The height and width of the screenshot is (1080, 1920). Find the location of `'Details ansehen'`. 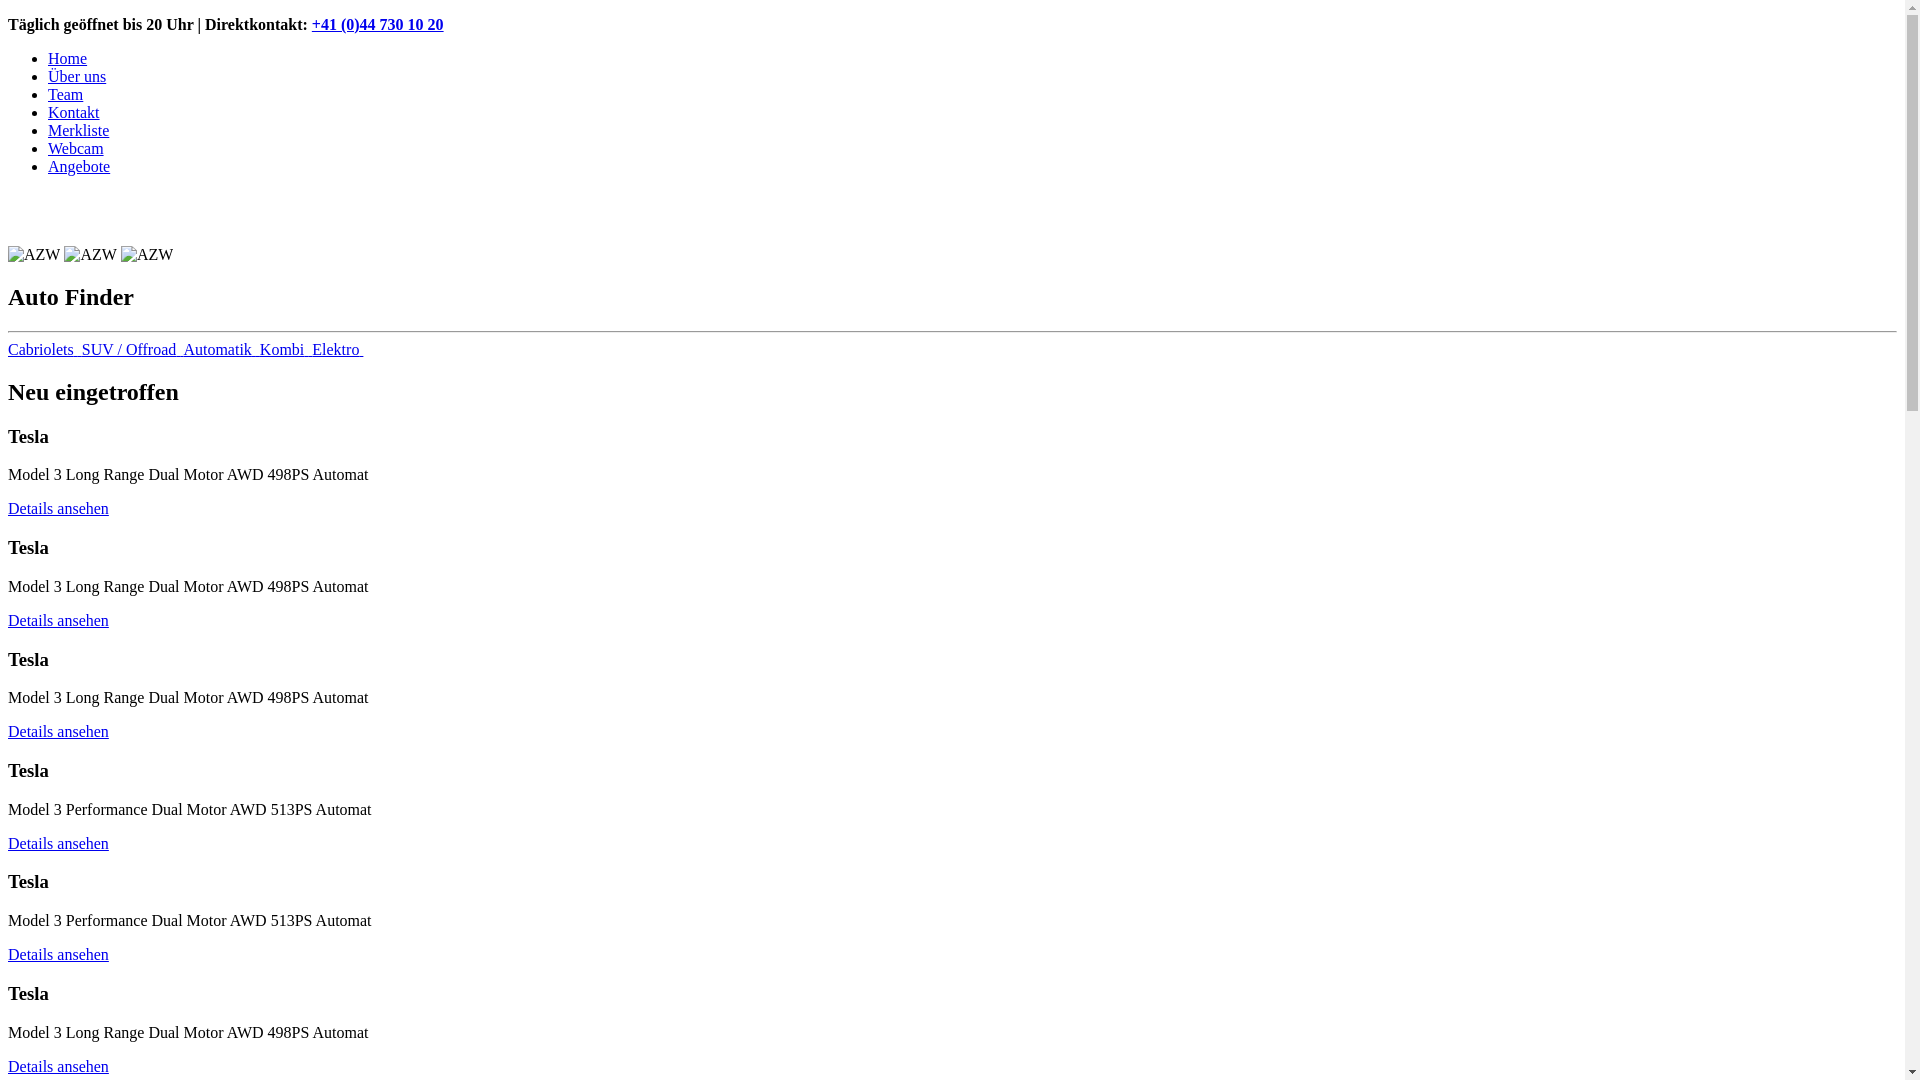

'Details ansehen' is located at coordinates (58, 1065).